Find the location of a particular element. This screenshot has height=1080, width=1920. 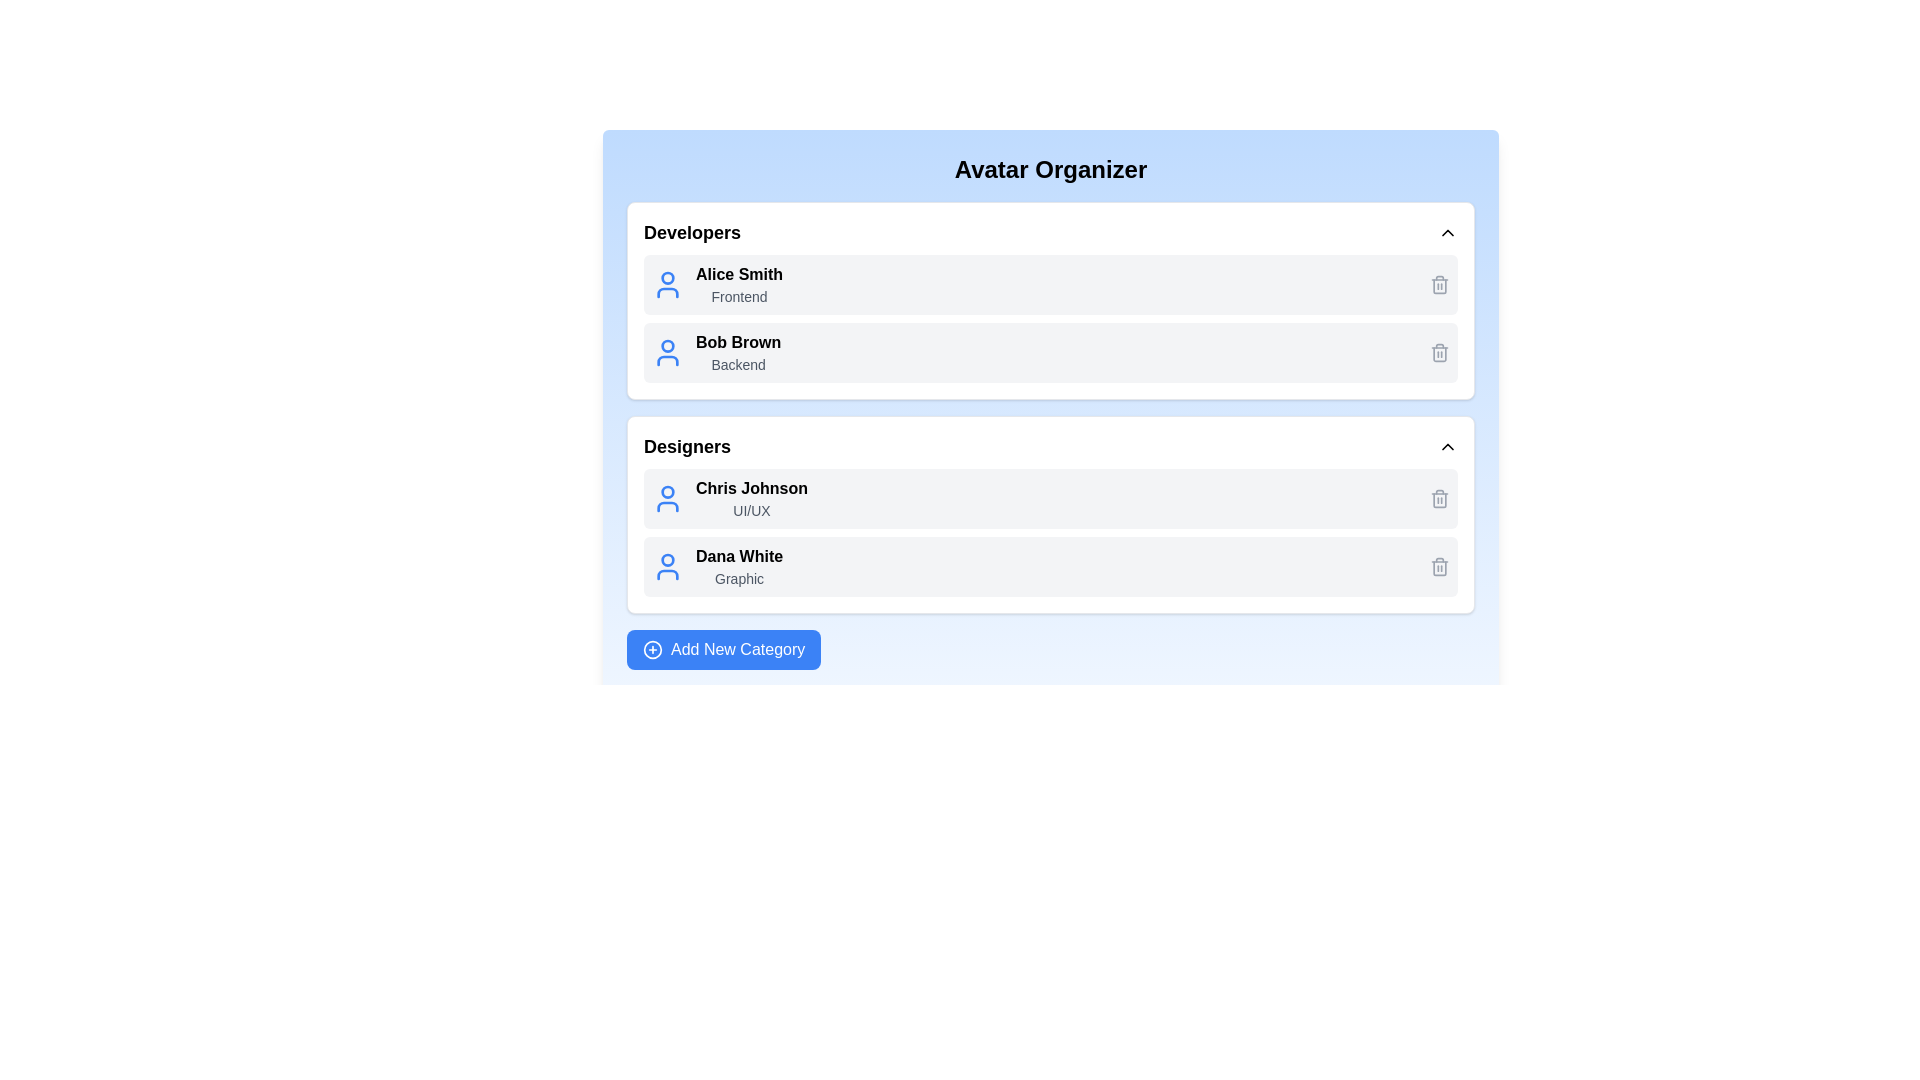

the text label displaying 'Frontend' that is located below the name label 'Alice Smith' in the 'Developers' section is located at coordinates (738, 297).